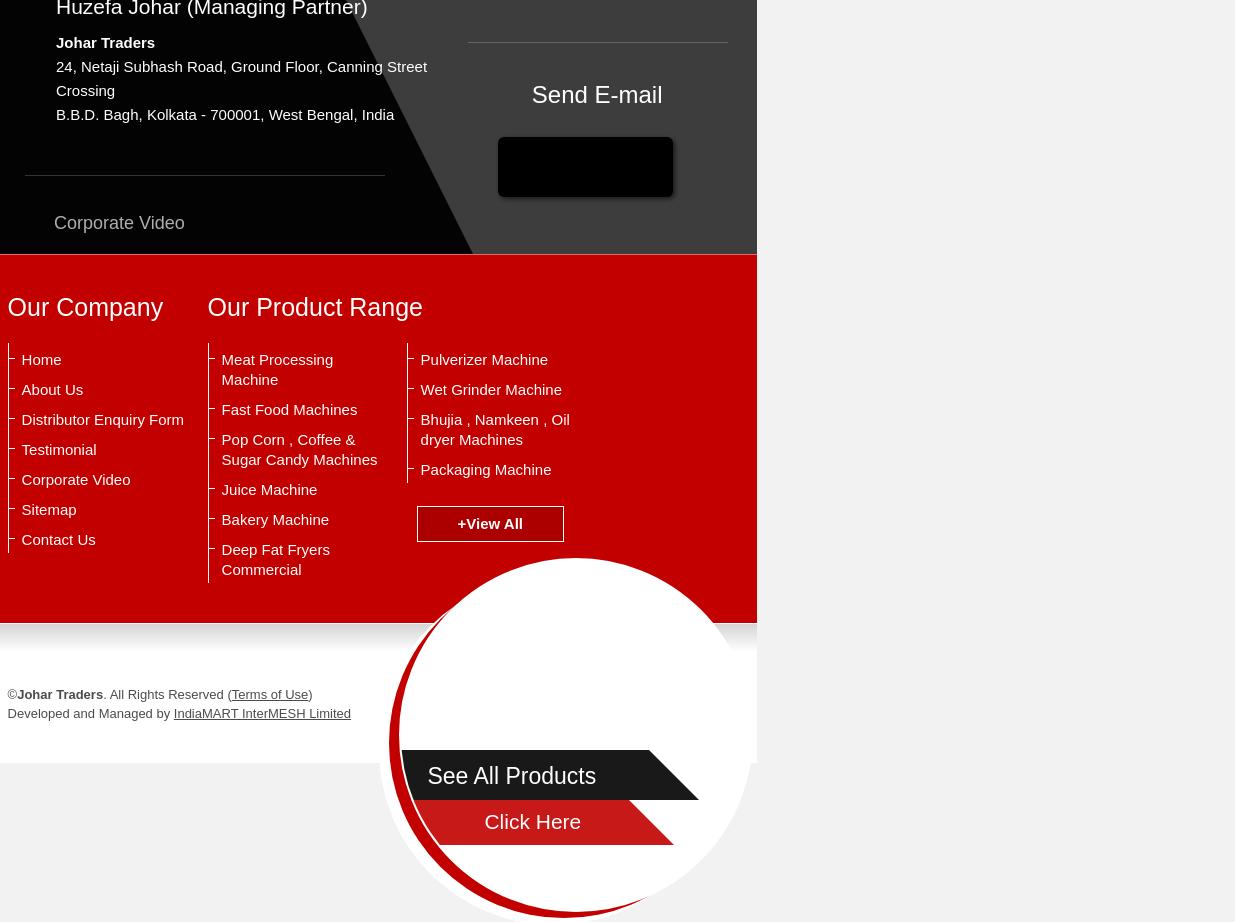 The width and height of the screenshot is (1235, 922). Describe the element at coordinates (40, 358) in the screenshot. I see `'Home'` at that location.